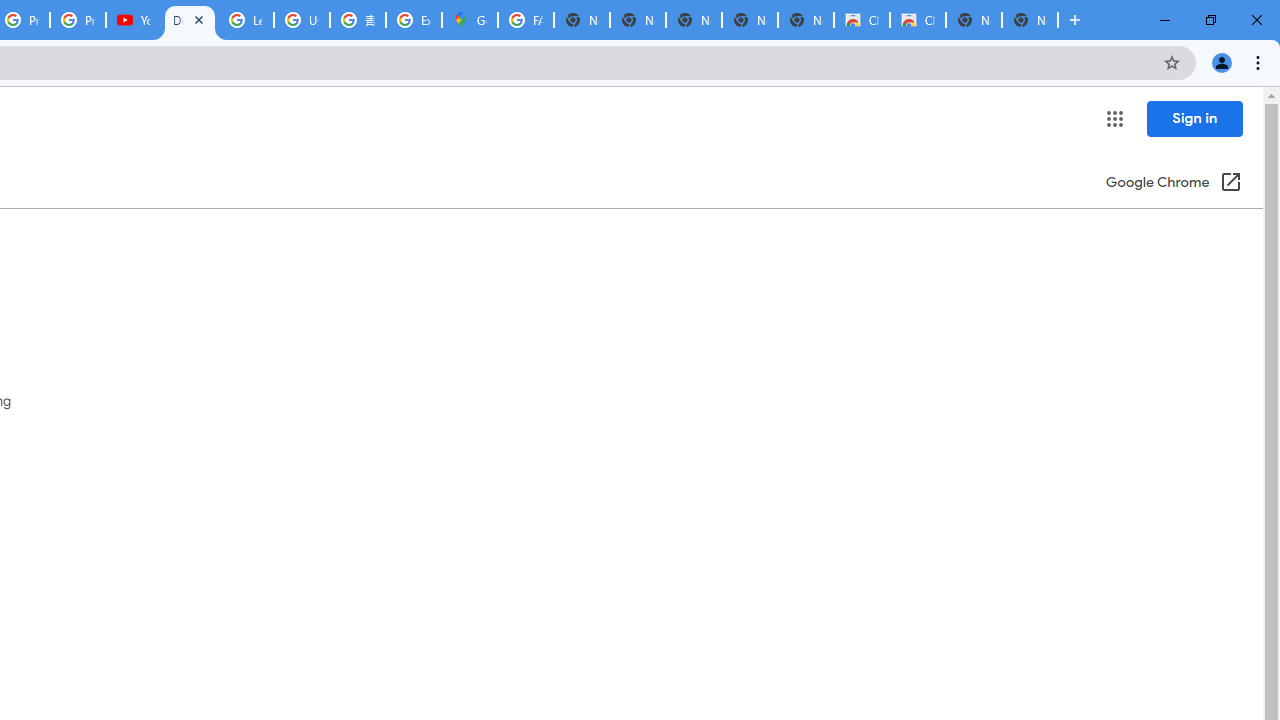 The width and height of the screenshot is (1280, 720). I want to click on 'Classic Blue - Chrome Web Store', so click(916, 20).